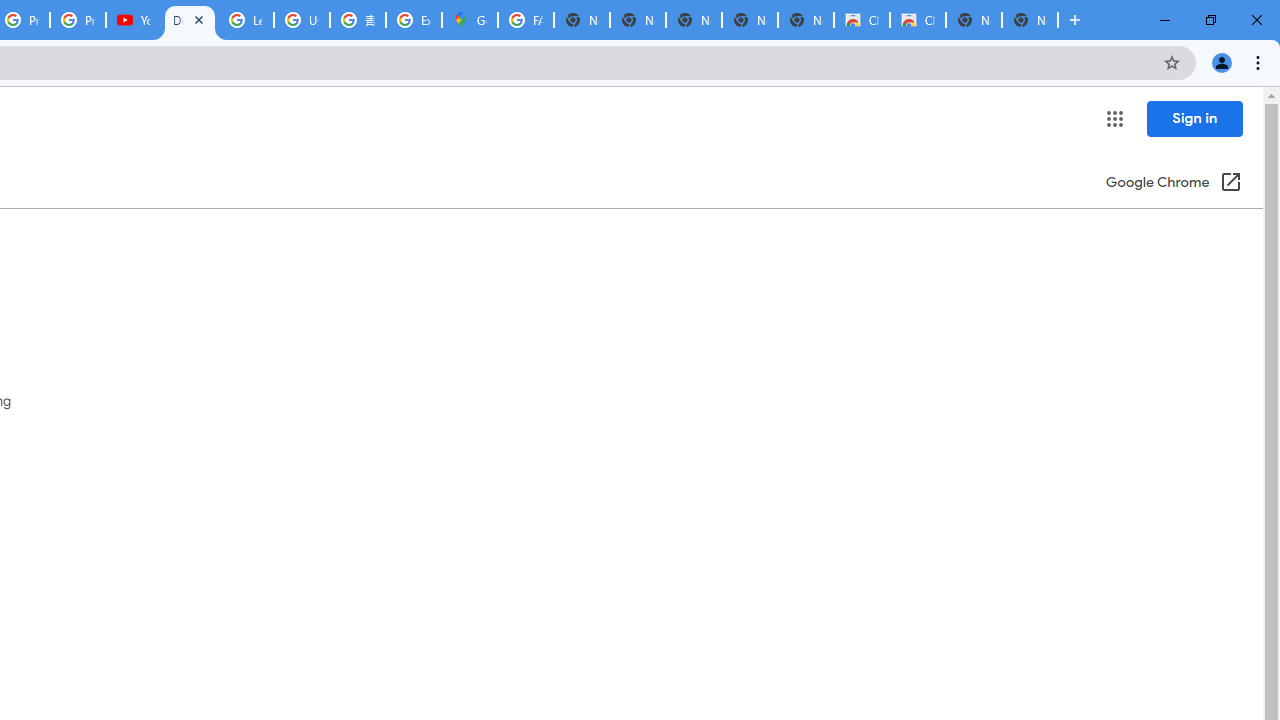 The width and height of the screenshot is (1280, 720). I want to click on 'Classic Blue - Chrome Web Store', so click(916, 20).